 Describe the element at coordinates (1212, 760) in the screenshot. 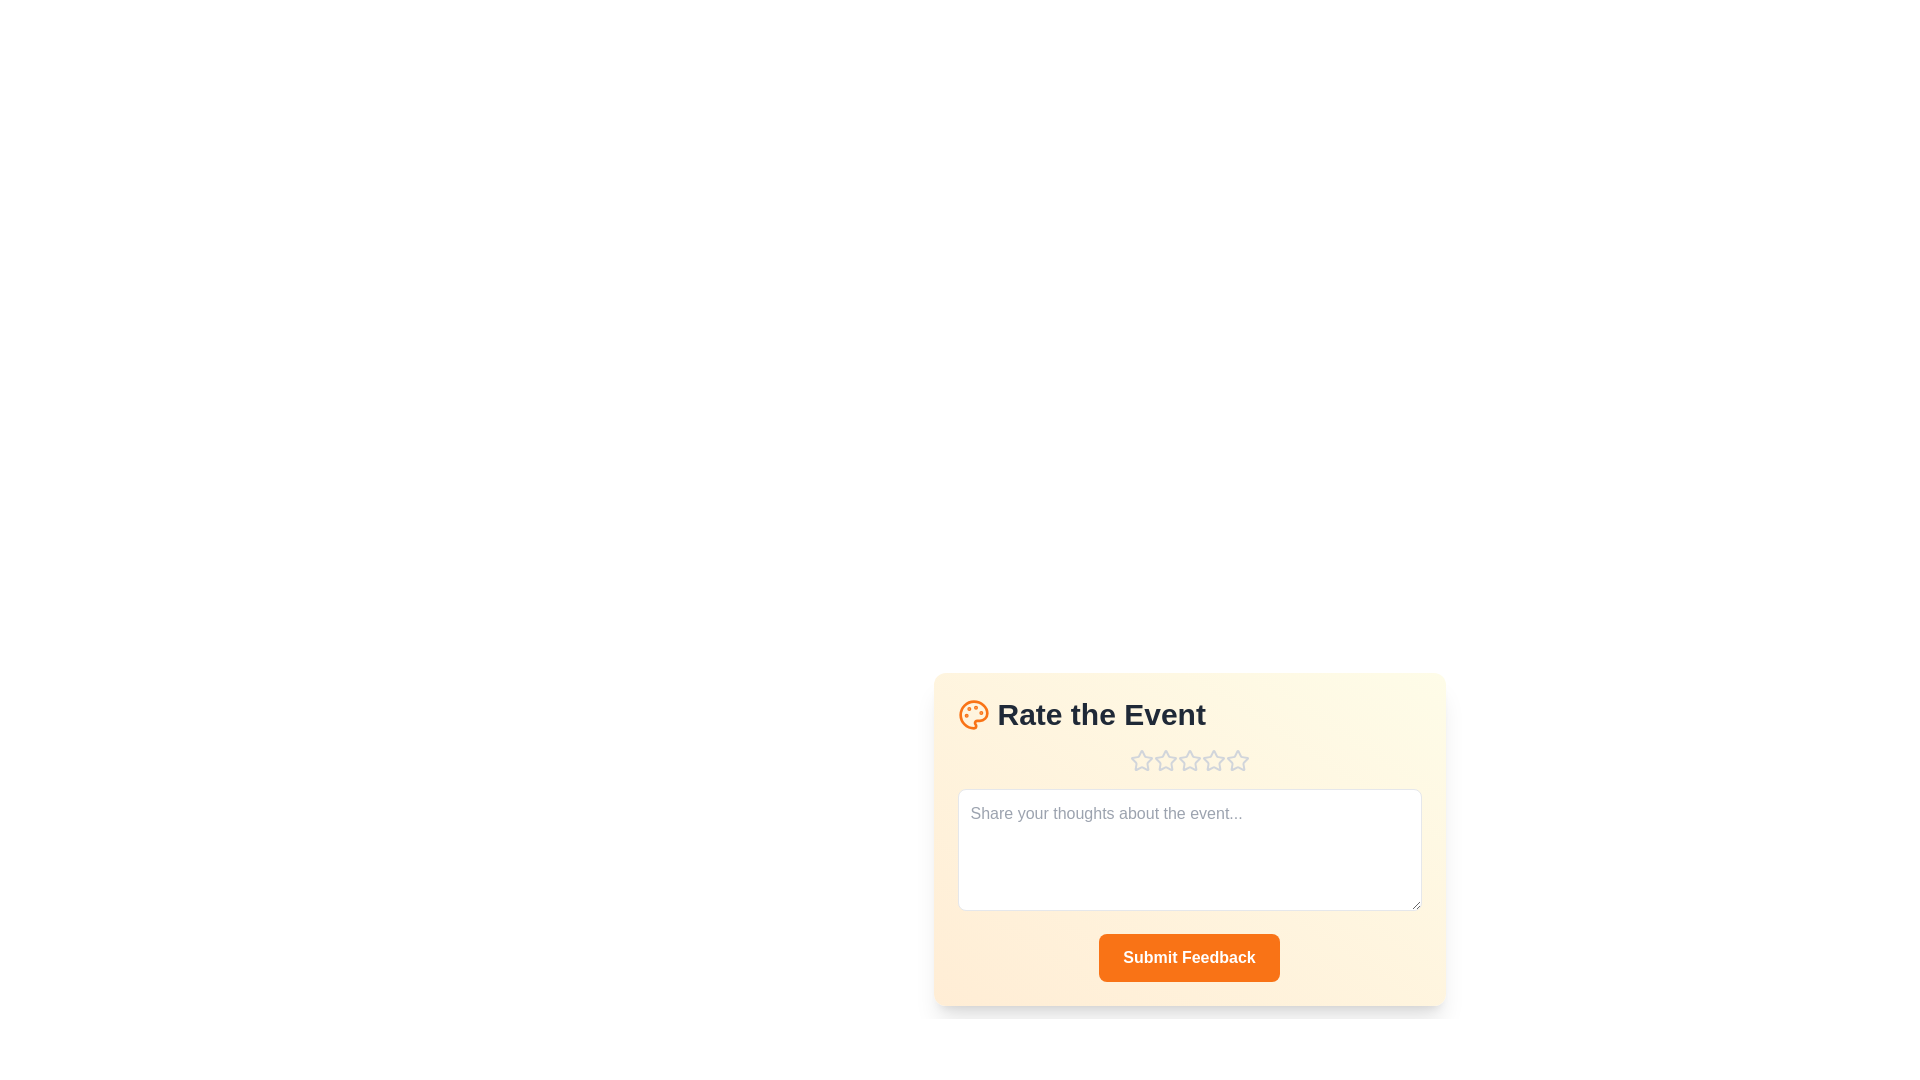

I see `the star corresponding to the desired rating 4 to set the rating` at that location.